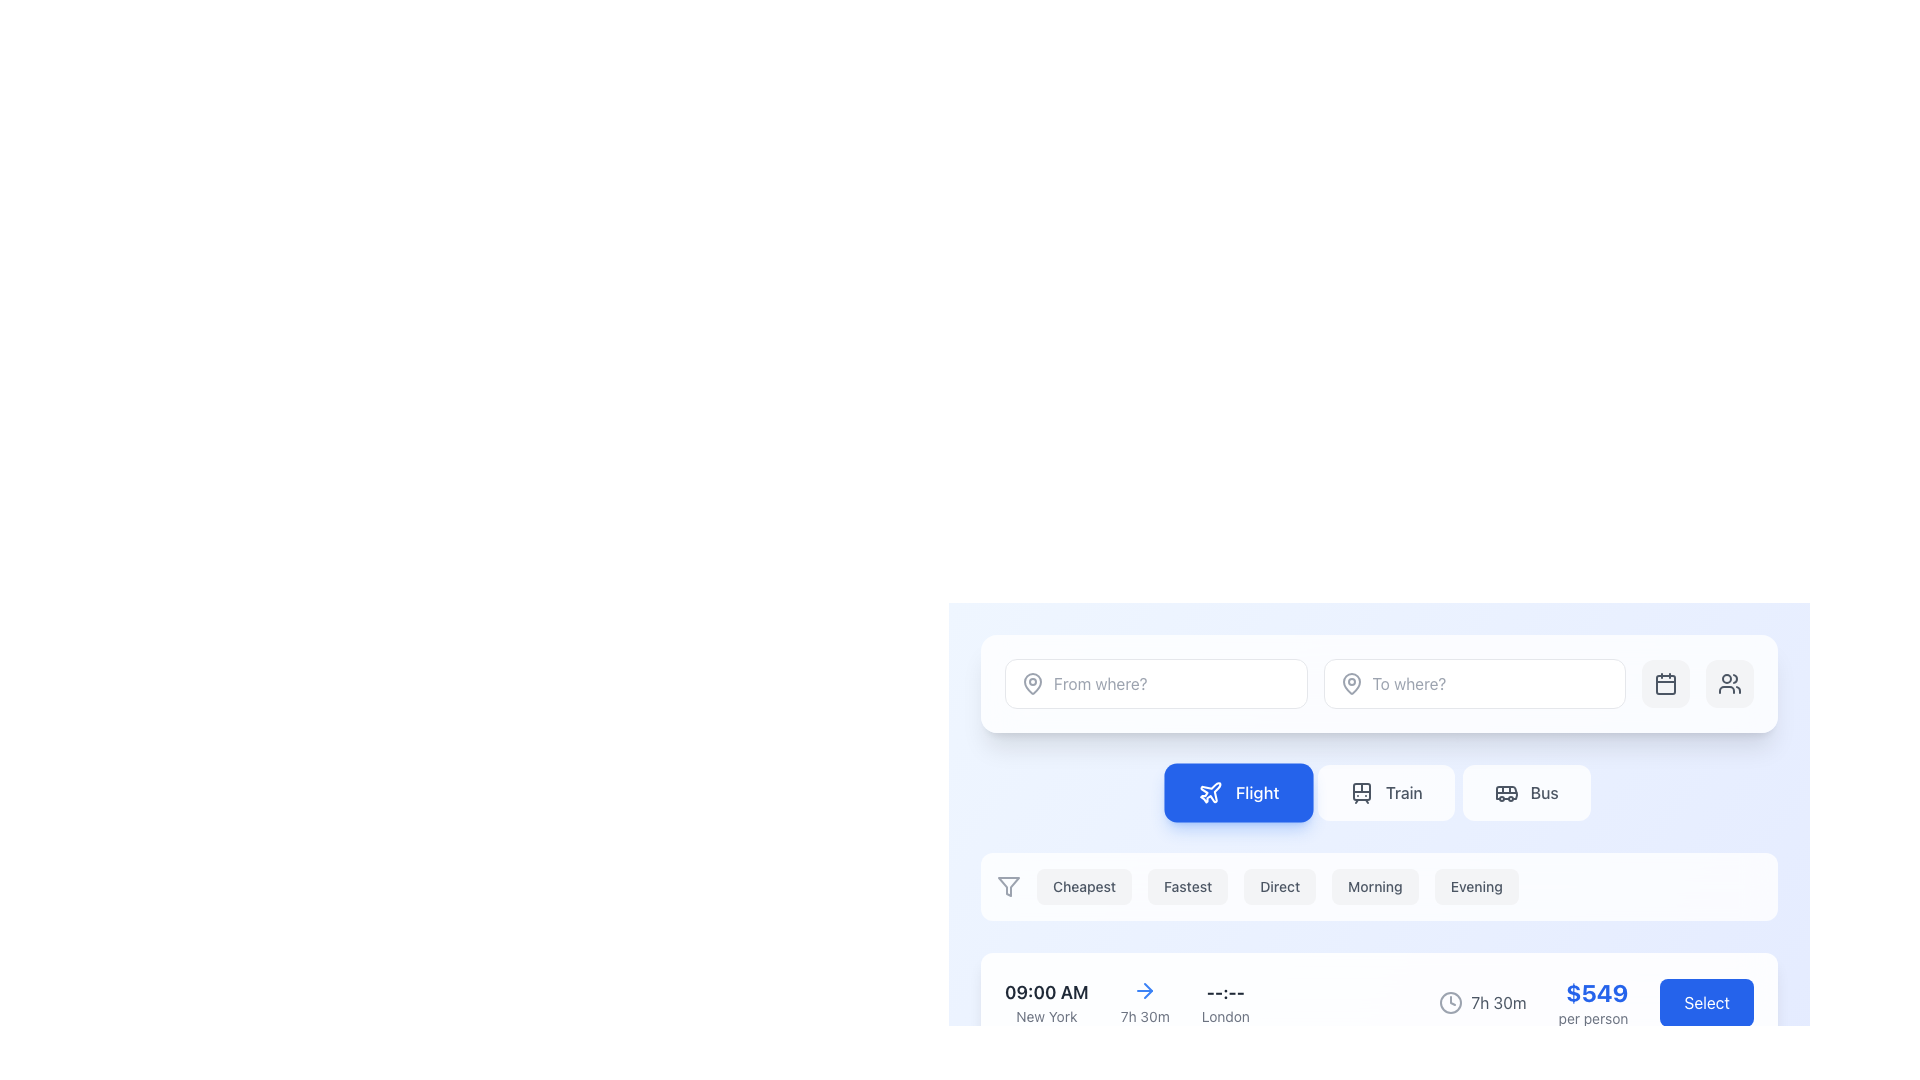  Describe the element at coordinates (1506, 792) in the screenshot. I see `the bus icon, which is the third option in a row of transportation choices including 'Flight' and 'Train'` at that location.